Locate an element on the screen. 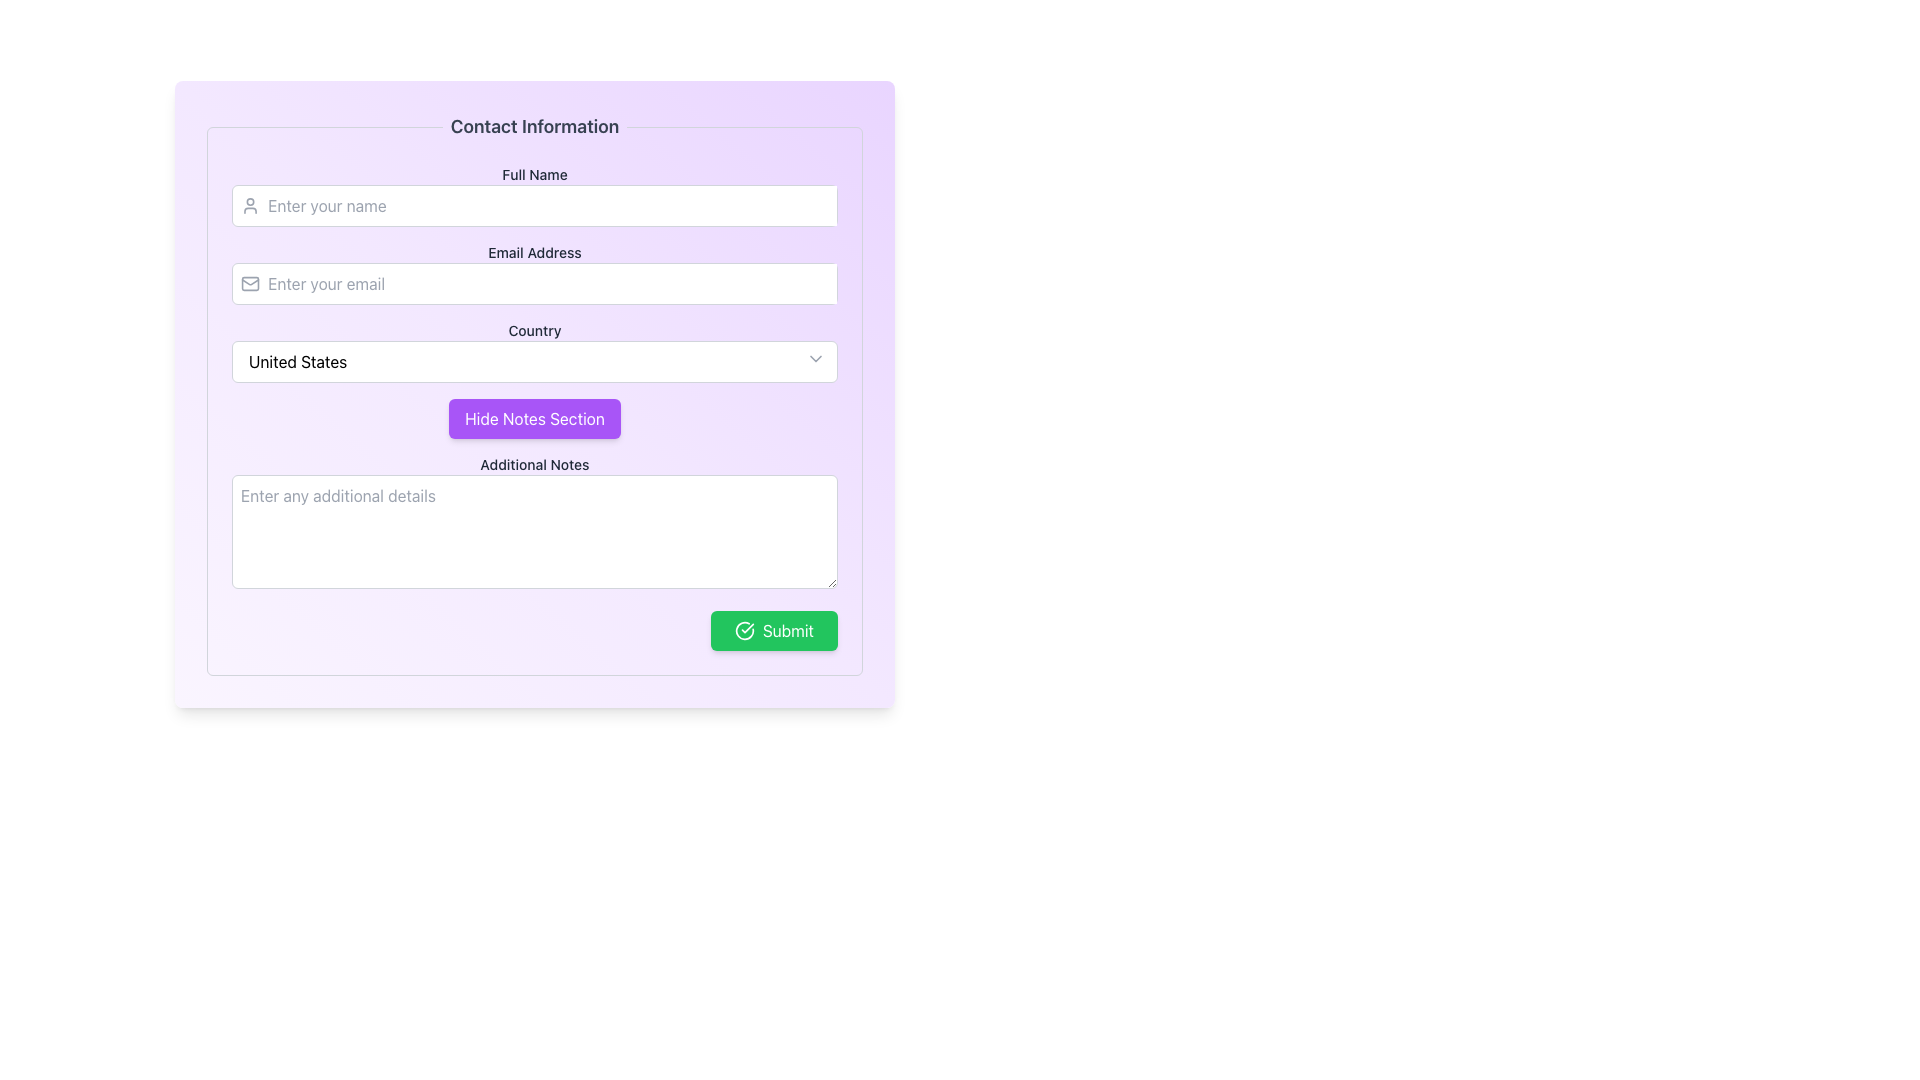 The image size is (1920, 1080). the downward-pointing gray chevron icon located inside the 'Country' input field at the far right is located at coordinates (816, 357).